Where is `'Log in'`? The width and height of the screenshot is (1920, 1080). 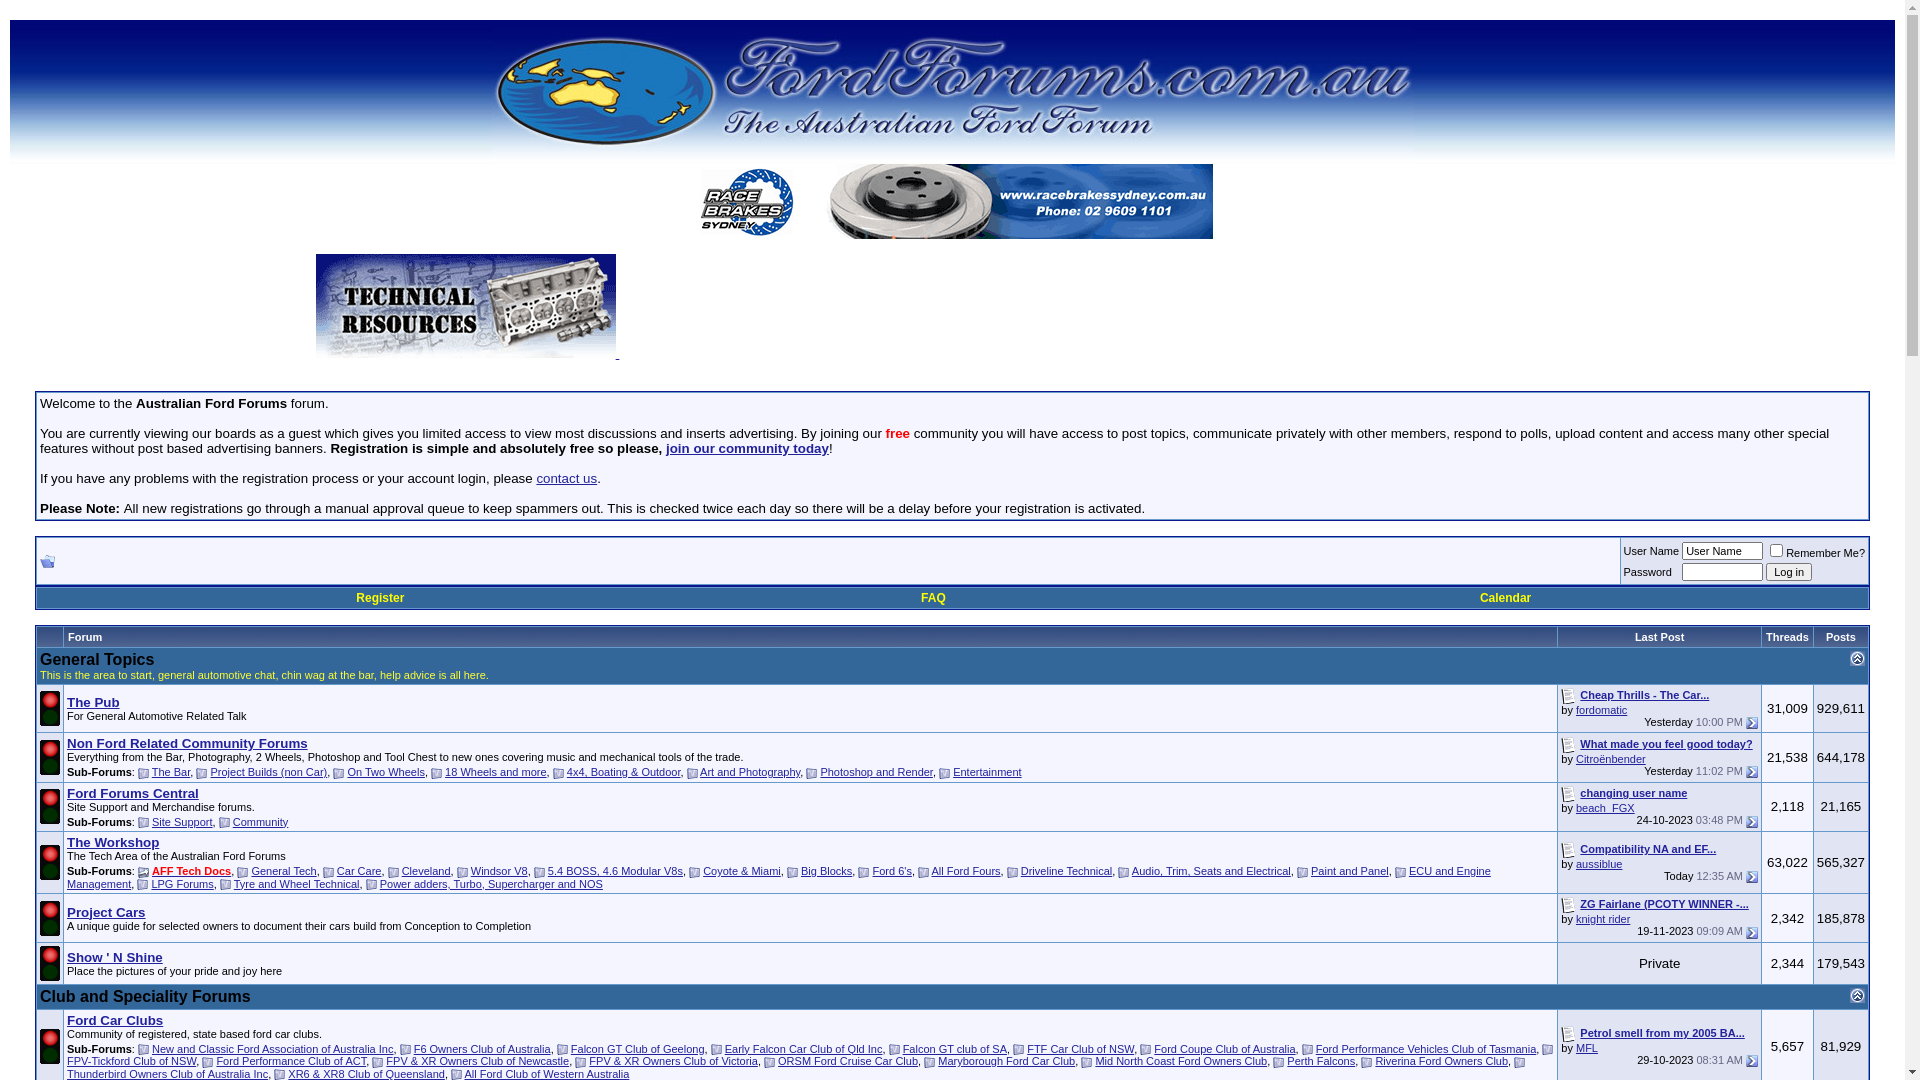
'Log in' is located at coordinates (1766, 571).